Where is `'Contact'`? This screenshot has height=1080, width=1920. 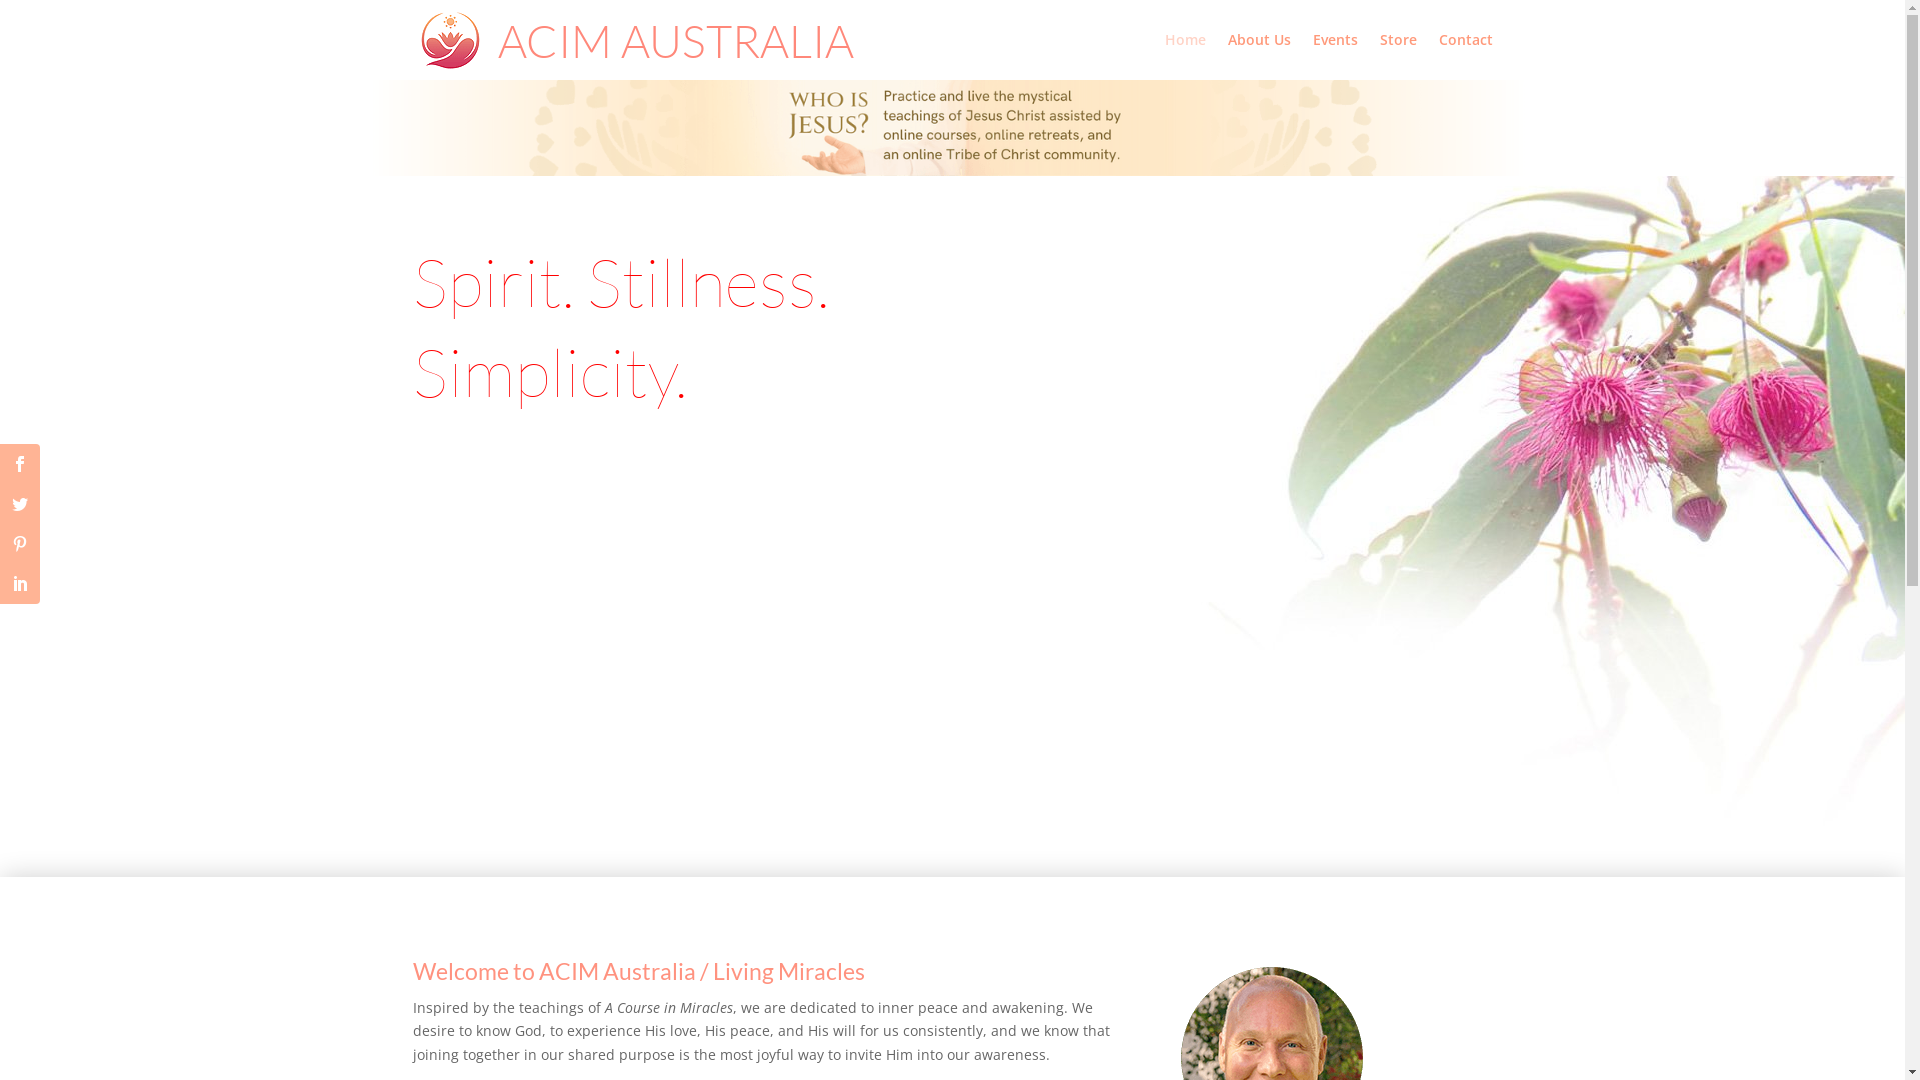
'Contact' is located at coordinates (1437, 55).